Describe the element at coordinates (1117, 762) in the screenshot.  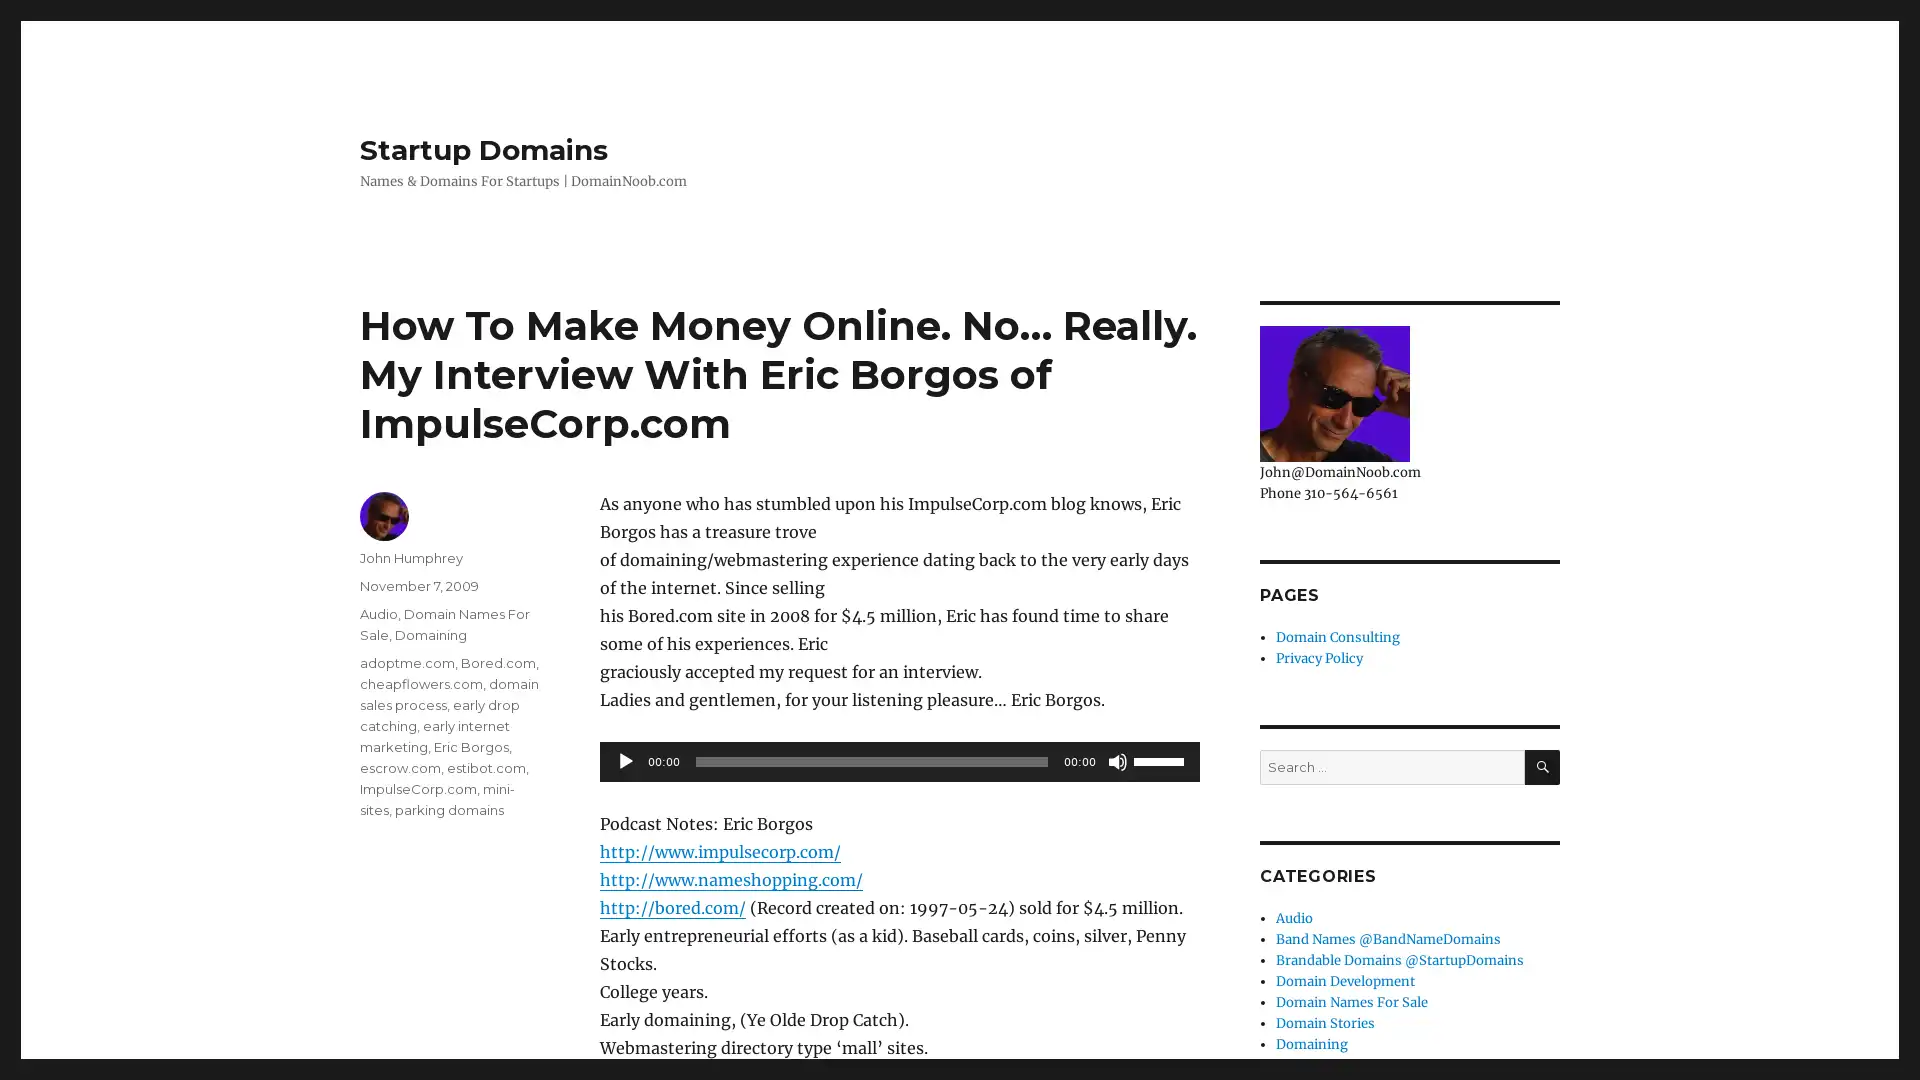
I see `Mute` at that location.